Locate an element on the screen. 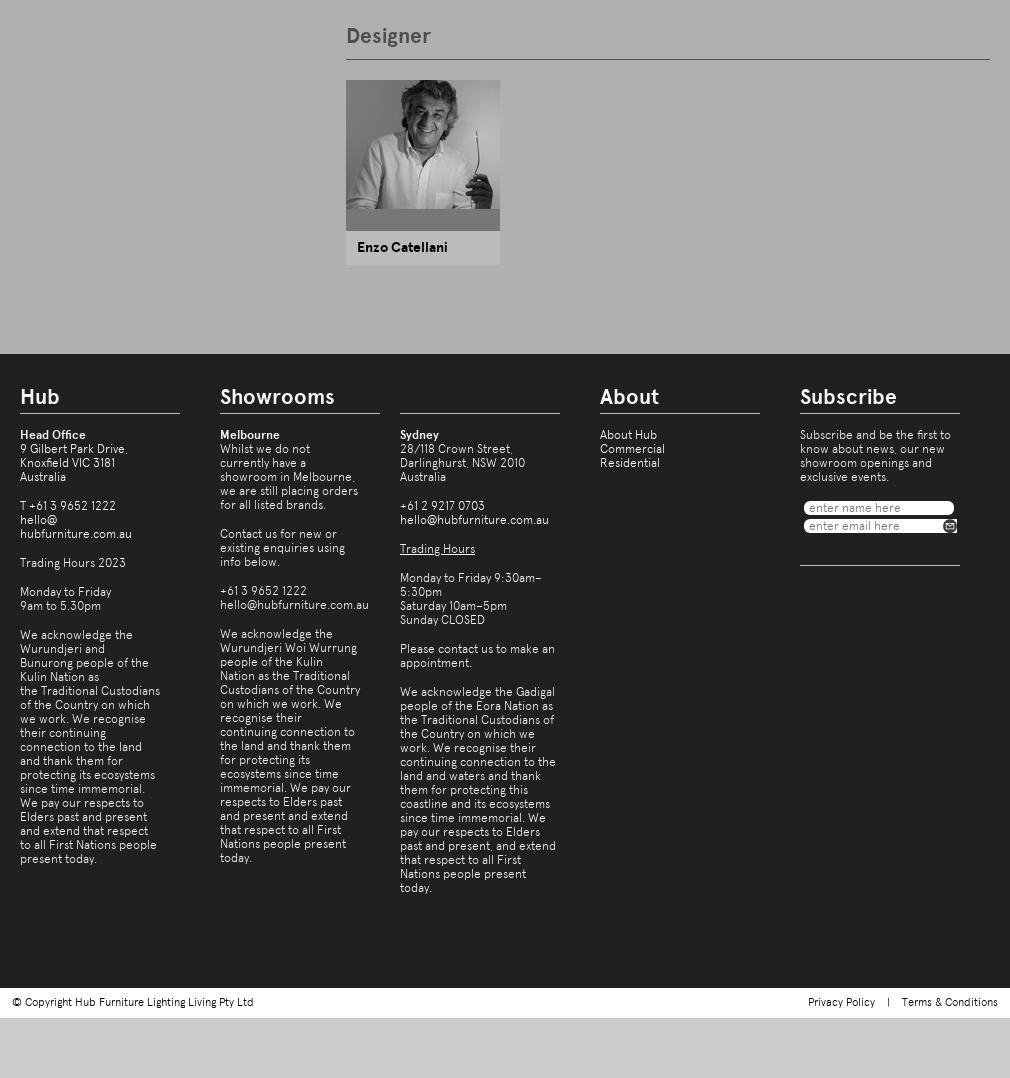 The width and height of the screenshot is (1010, 1078). 'Showrooms' is located at coordinates (277, 396).